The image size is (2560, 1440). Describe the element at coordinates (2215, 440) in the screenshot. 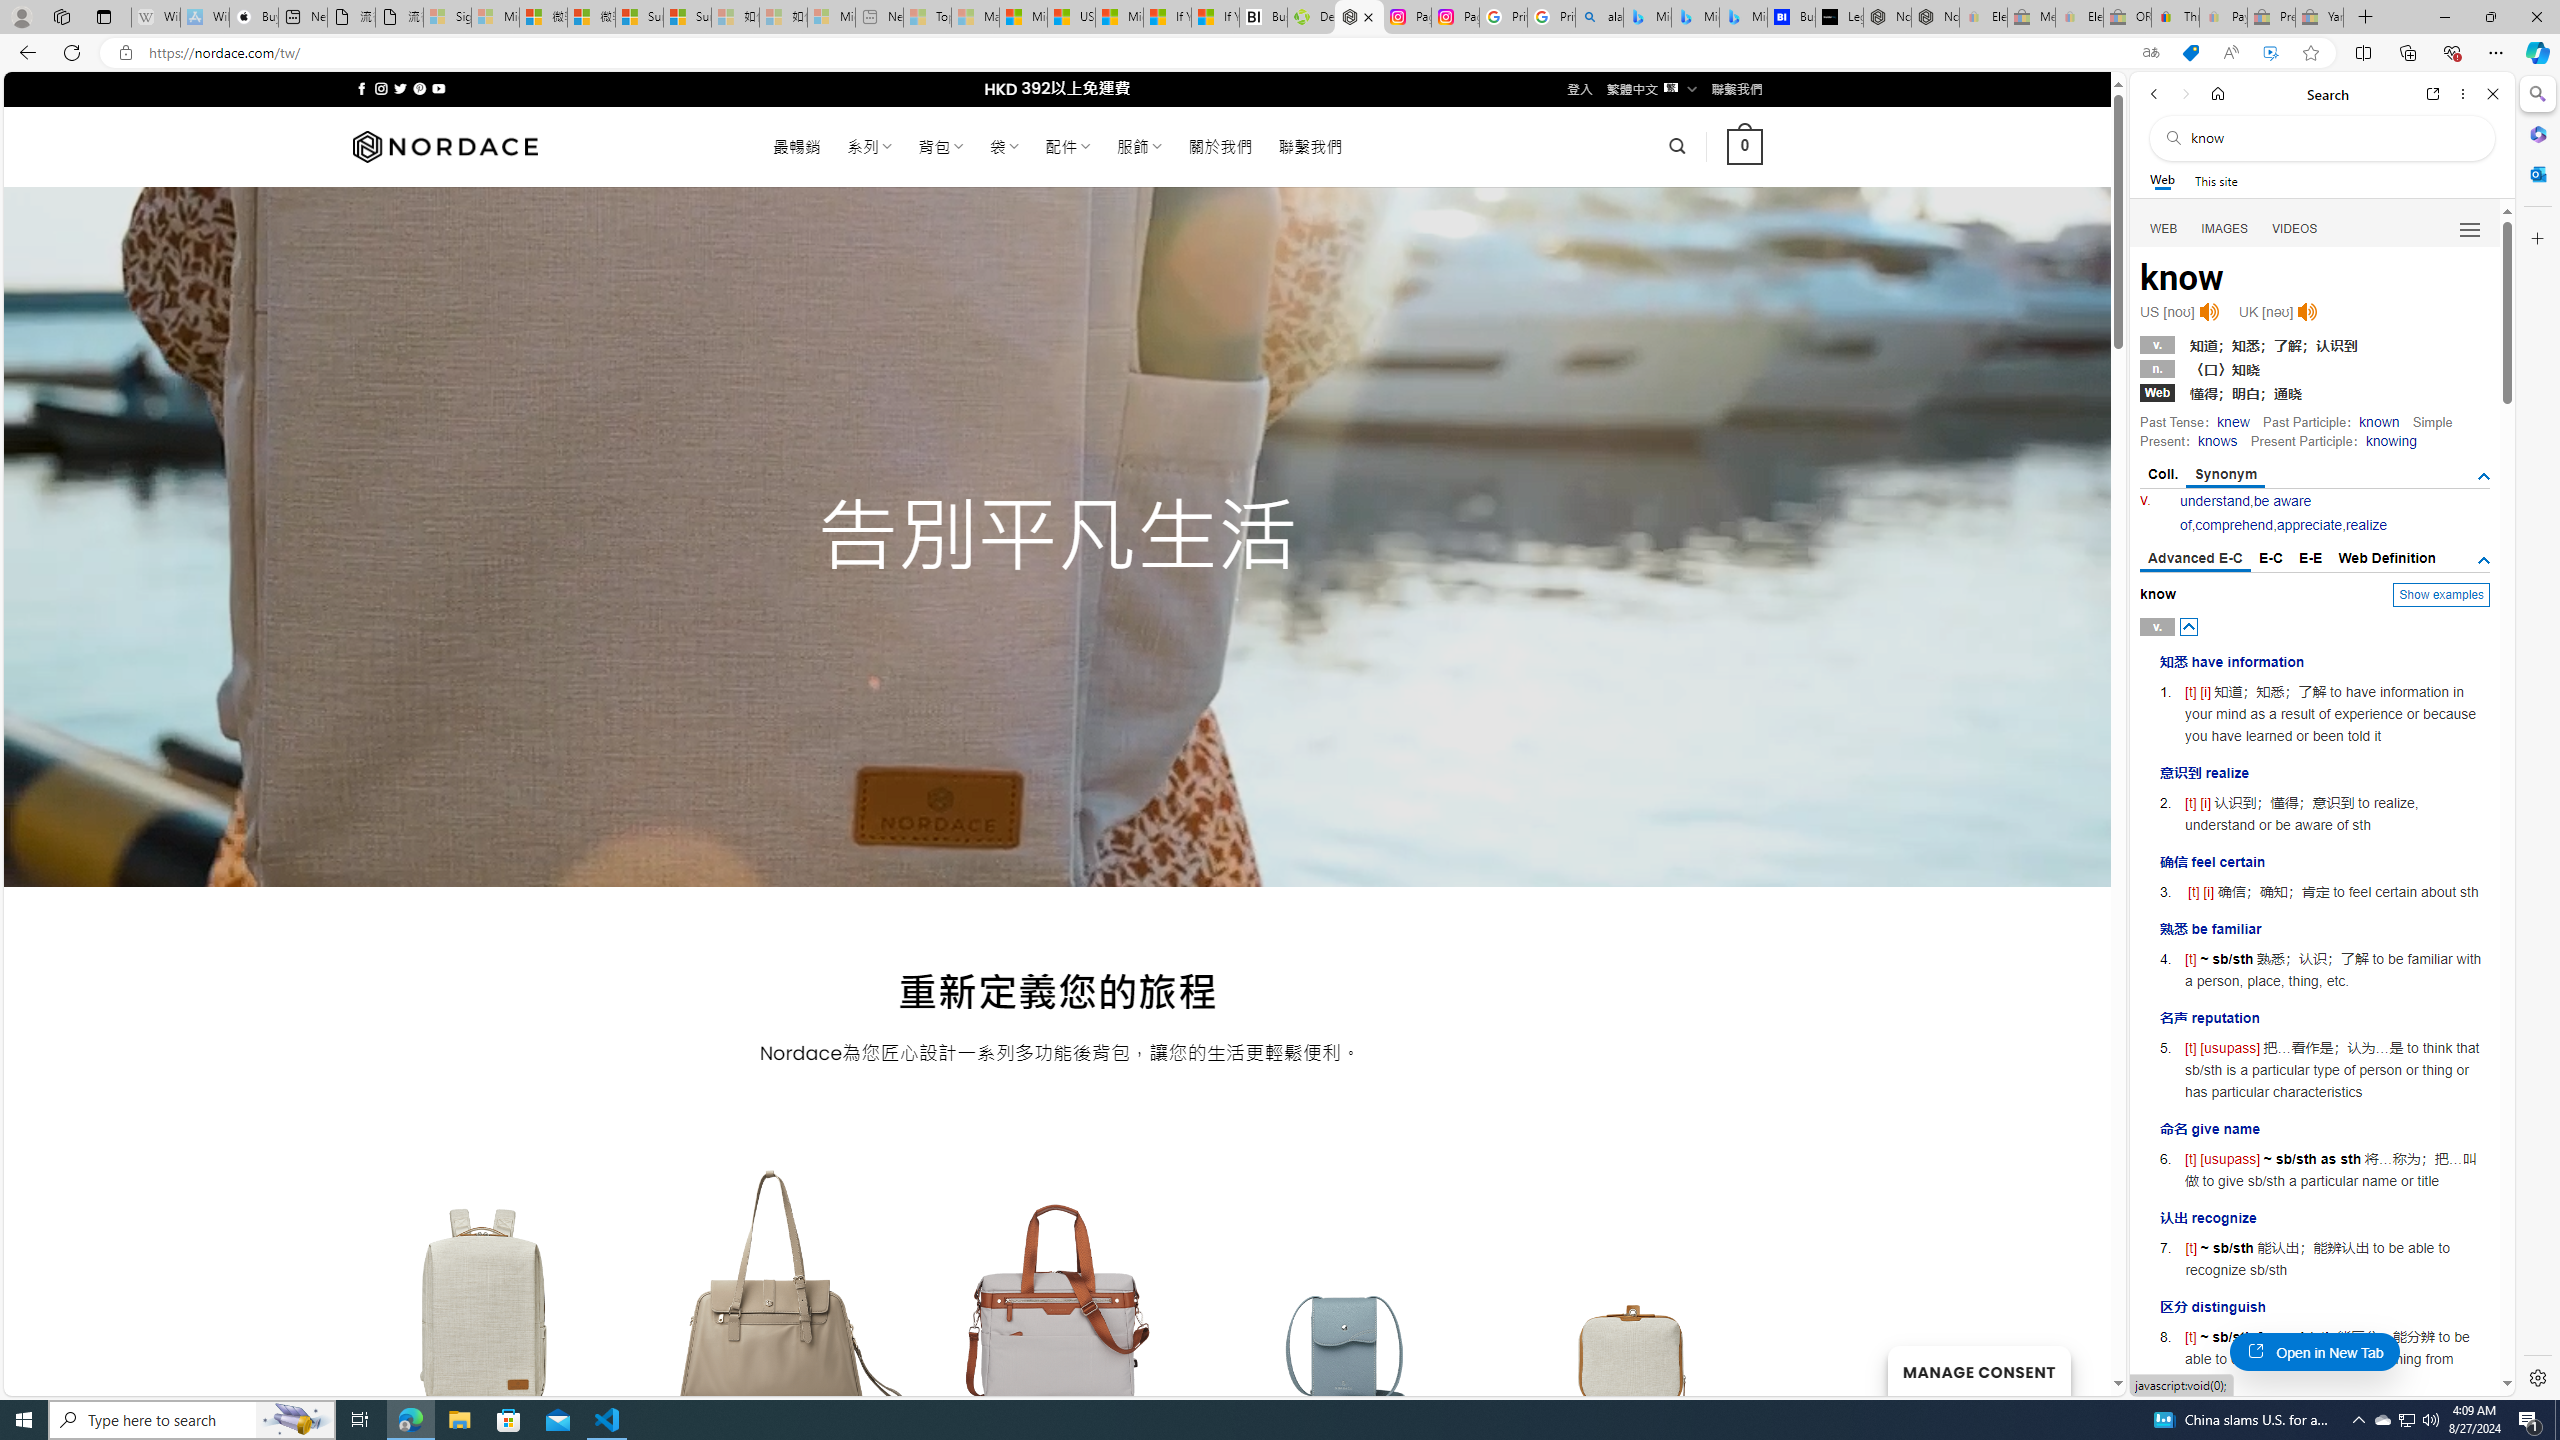

I see `'knows'` at that location.